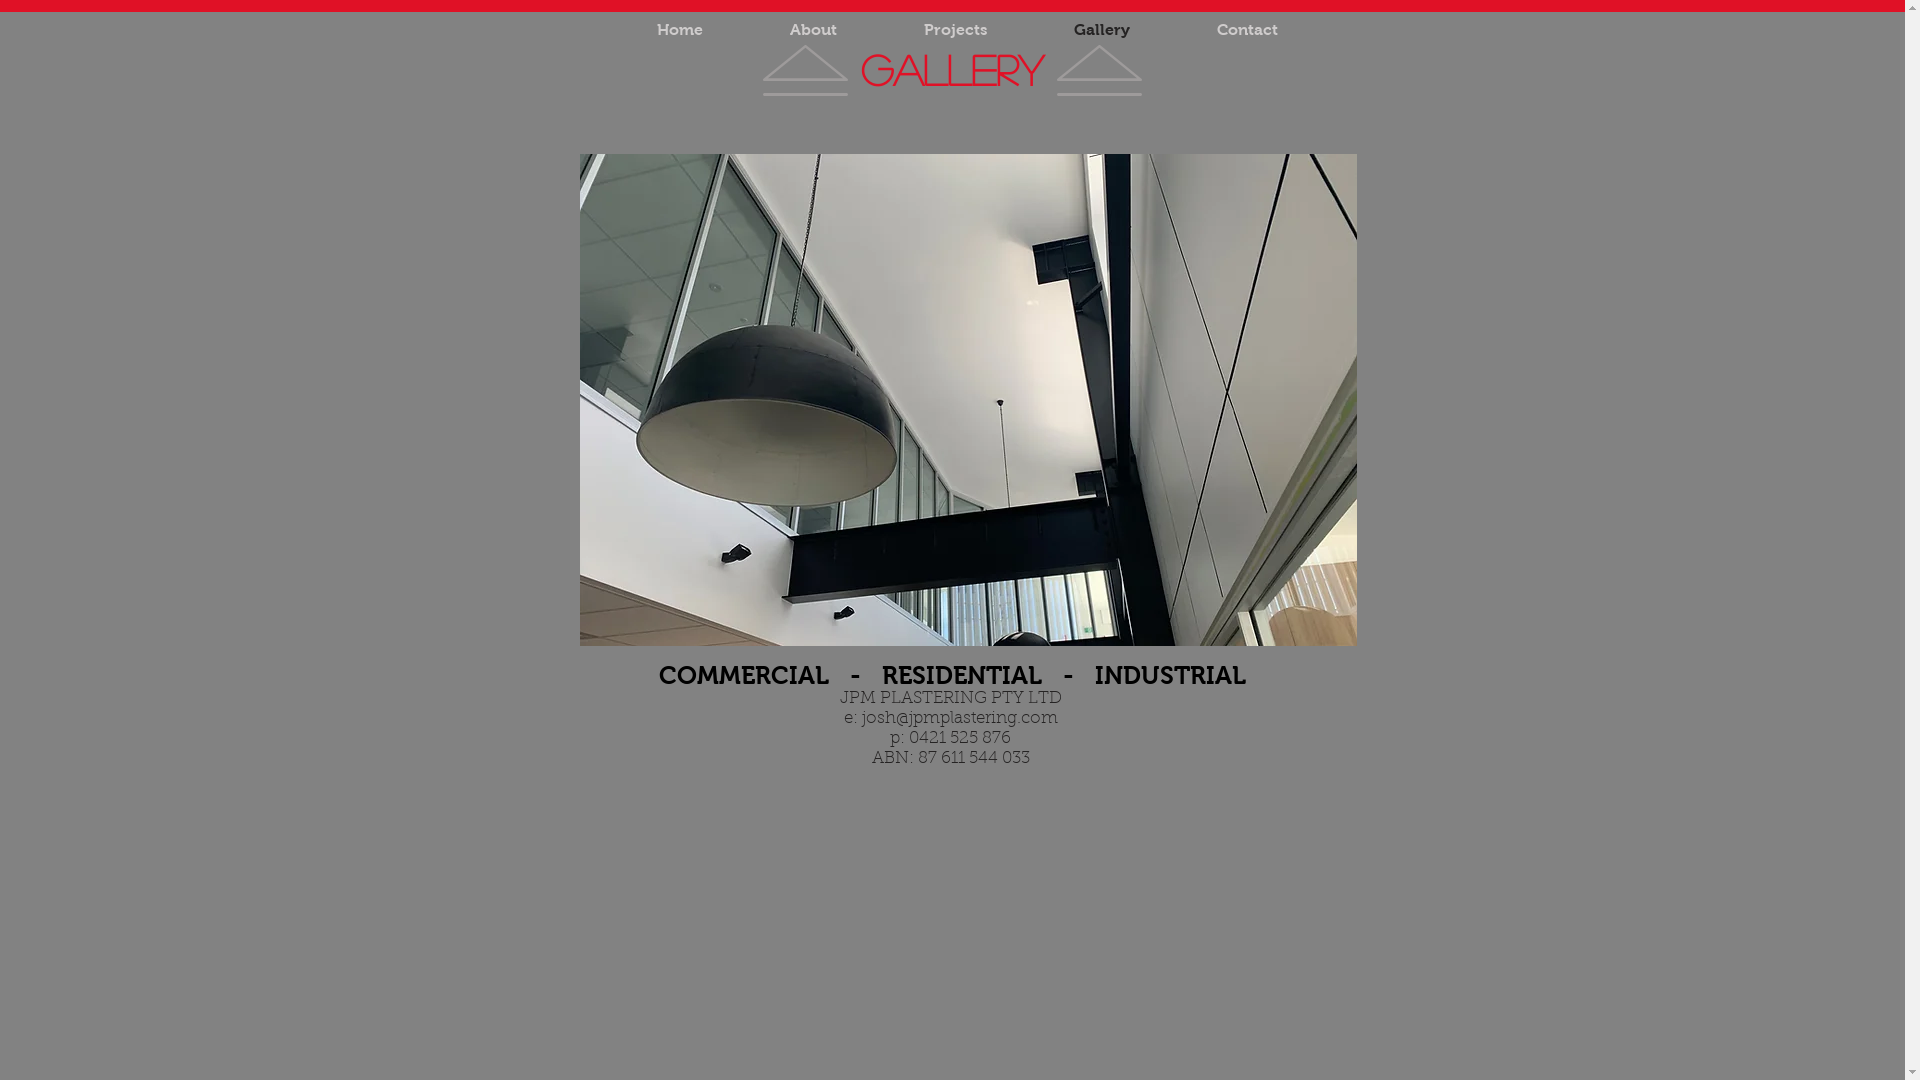  What do you see at coordinates (680, 30) in the screenshot?
I see `'Home'` at bounding box center [680, 30].